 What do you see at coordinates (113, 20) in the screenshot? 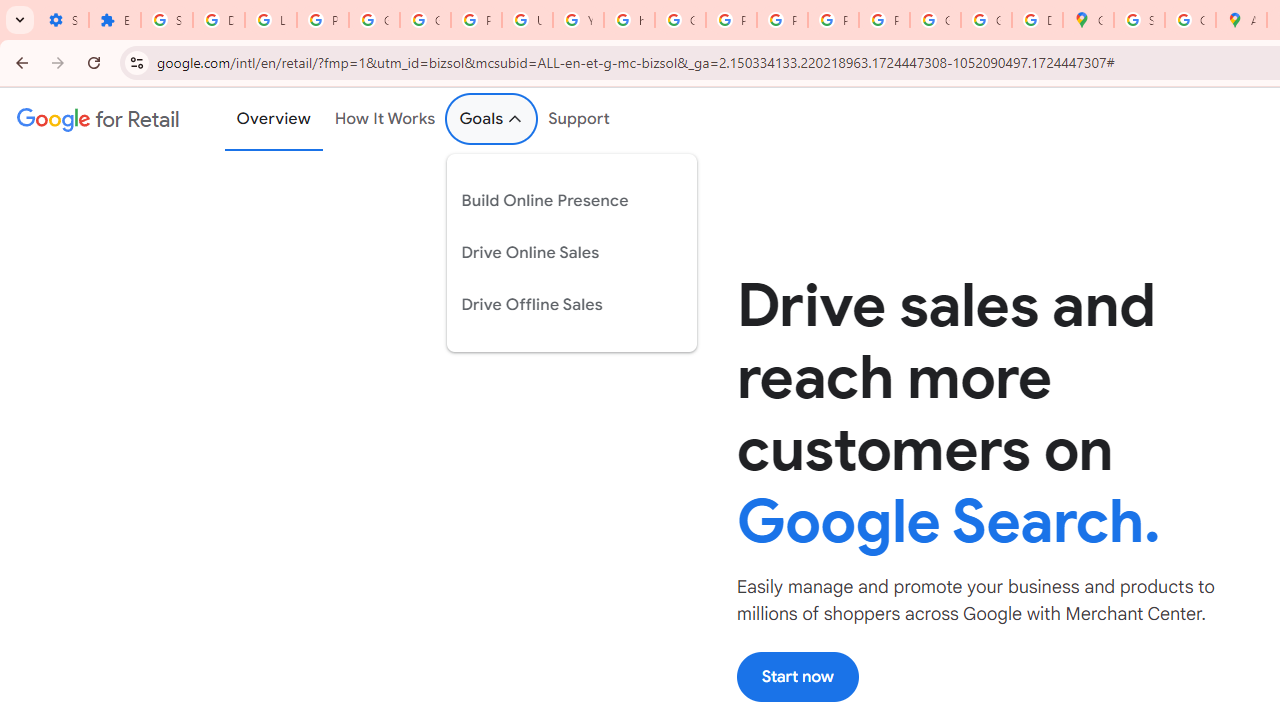
I see `'Extensions'` at bounding box center [113, 20].